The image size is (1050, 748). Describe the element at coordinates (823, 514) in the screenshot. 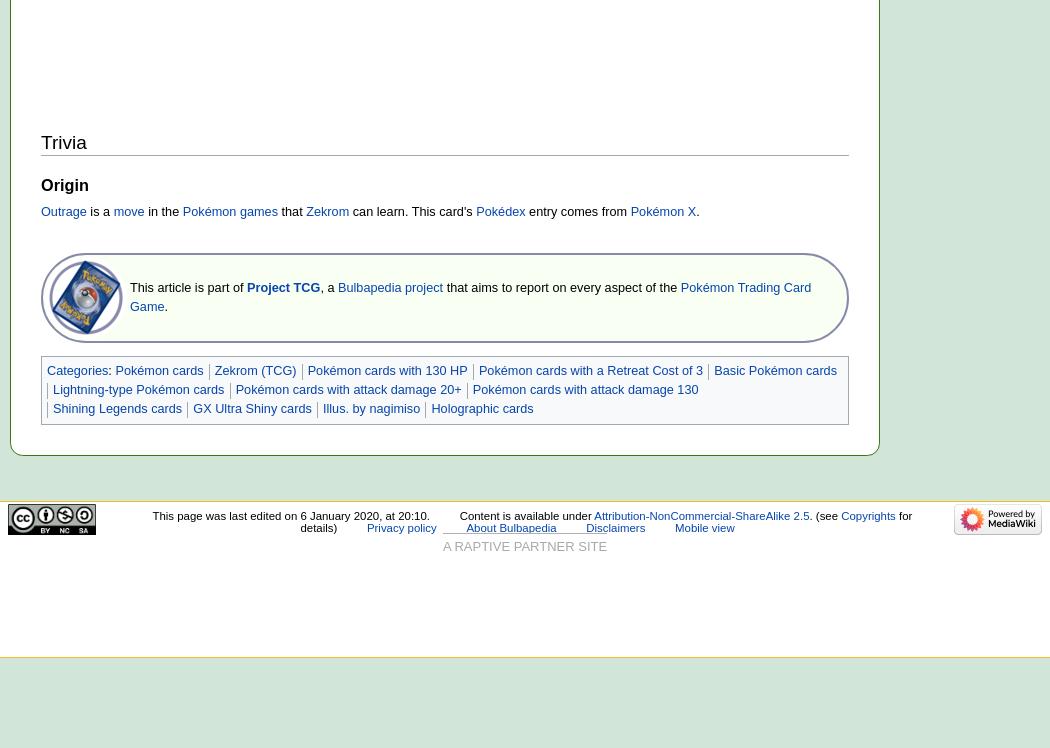

I see `'. (see'` at that location.